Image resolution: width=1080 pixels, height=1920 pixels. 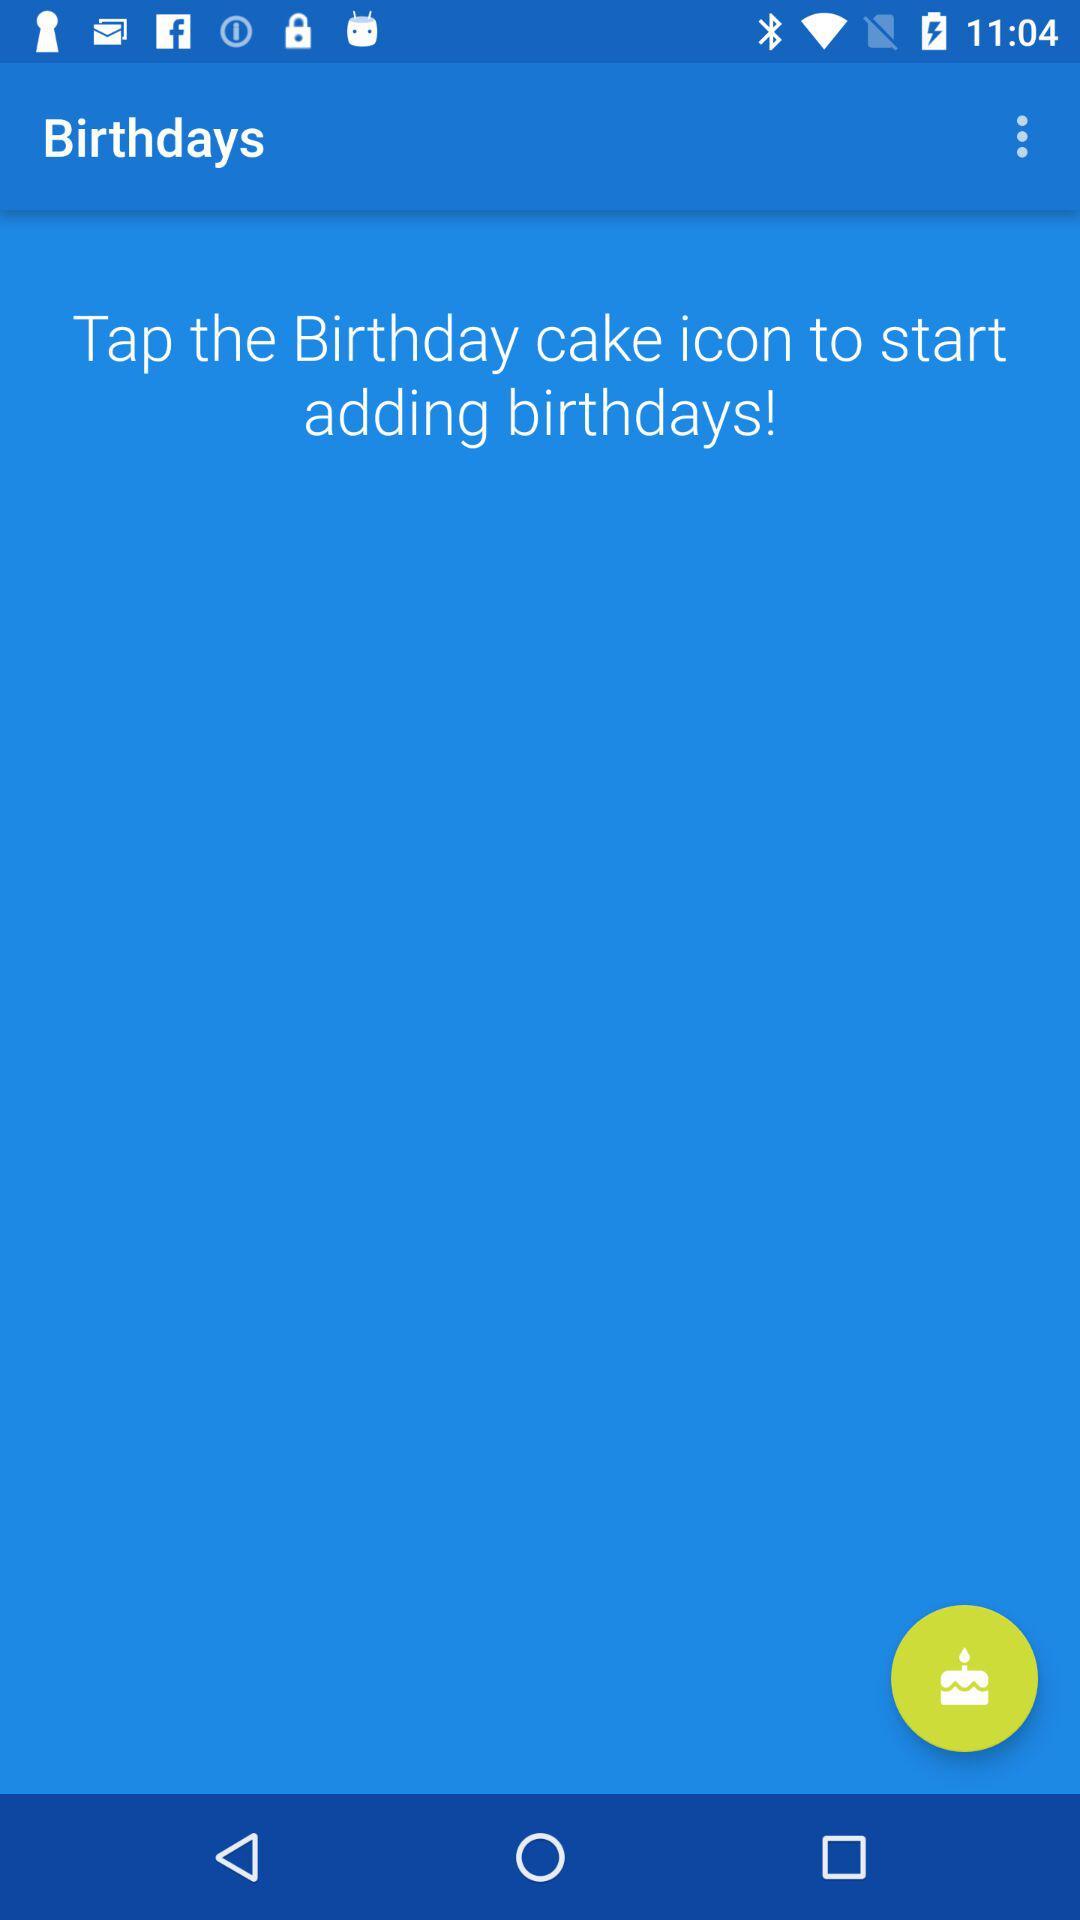 What do you see at coordinates (1027, 135) in the screenshot?
I see `app next to the birthdays icon` at bounding box center [1027, 135].